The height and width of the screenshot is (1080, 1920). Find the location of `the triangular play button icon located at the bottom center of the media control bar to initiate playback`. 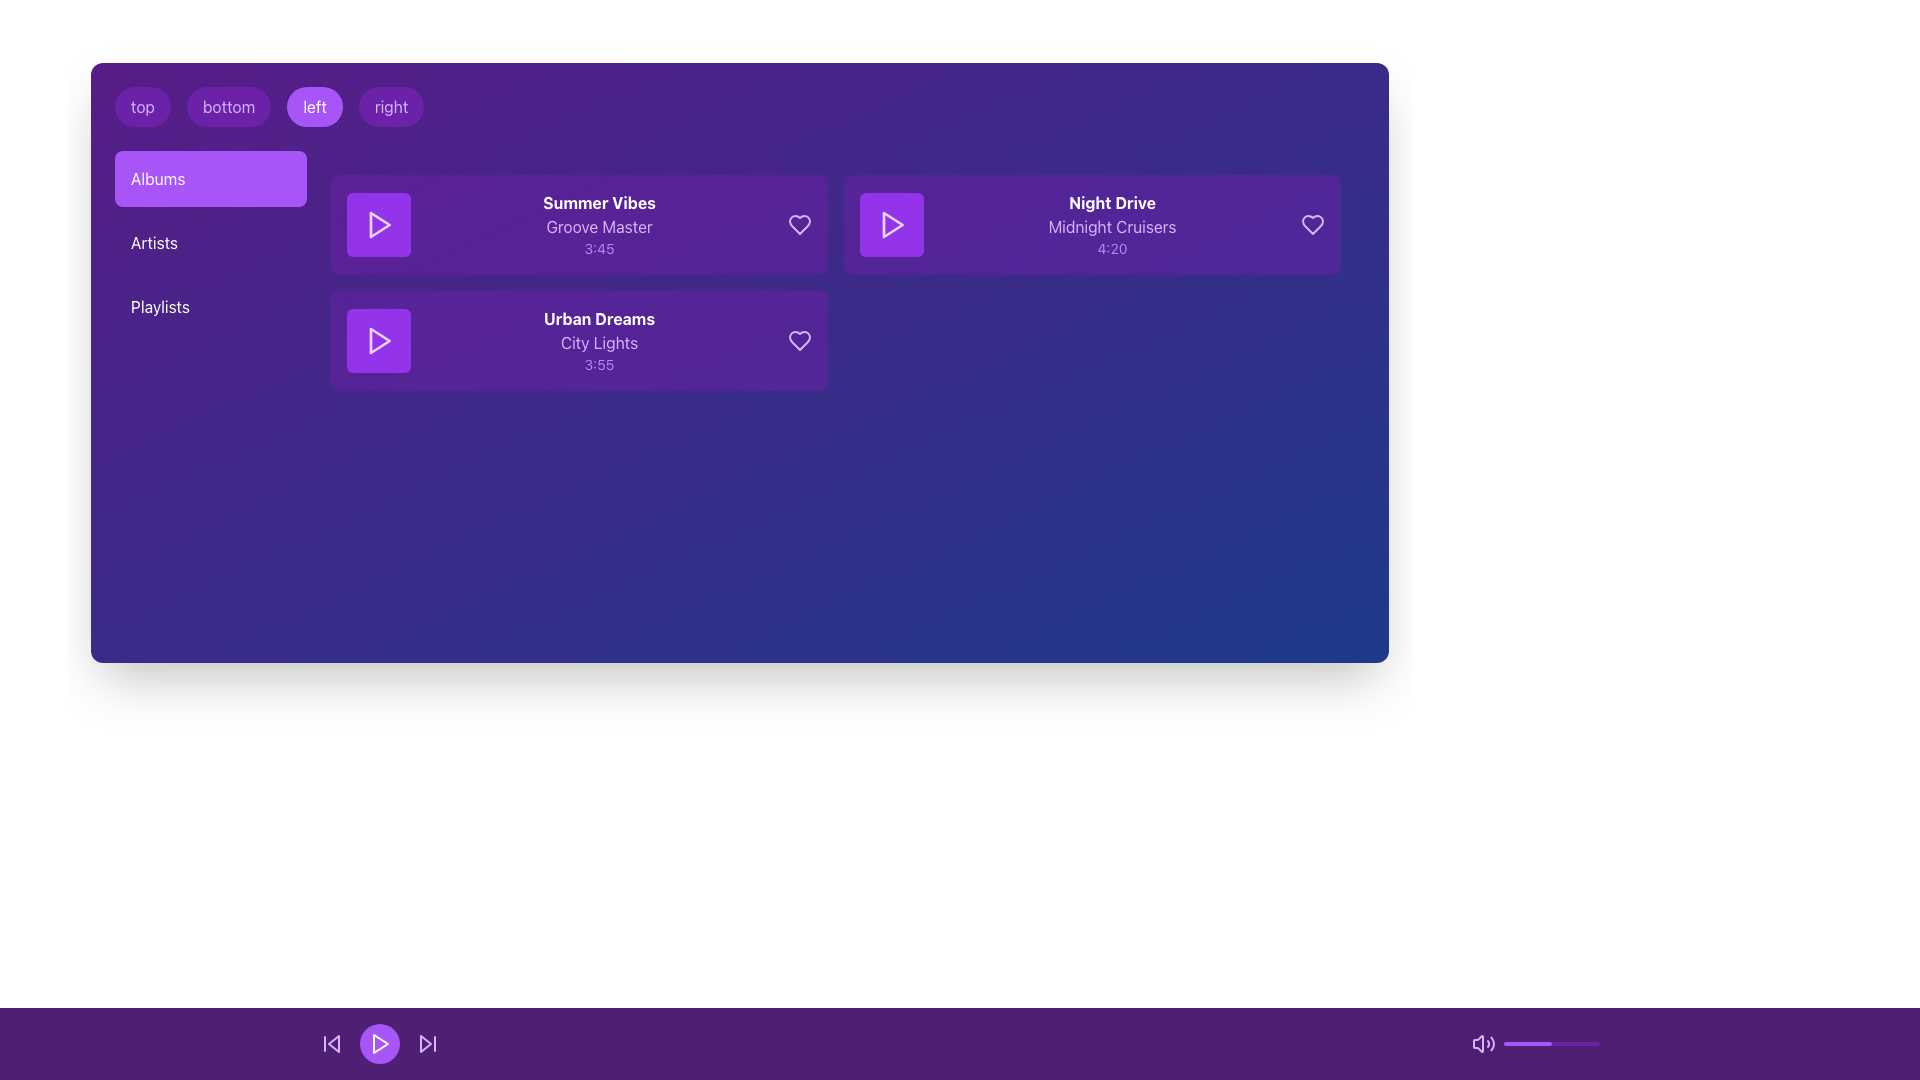

the triangular play button icon located at the bottom center of the media control bar to initiate playback is located at coordinates (380, 1043).